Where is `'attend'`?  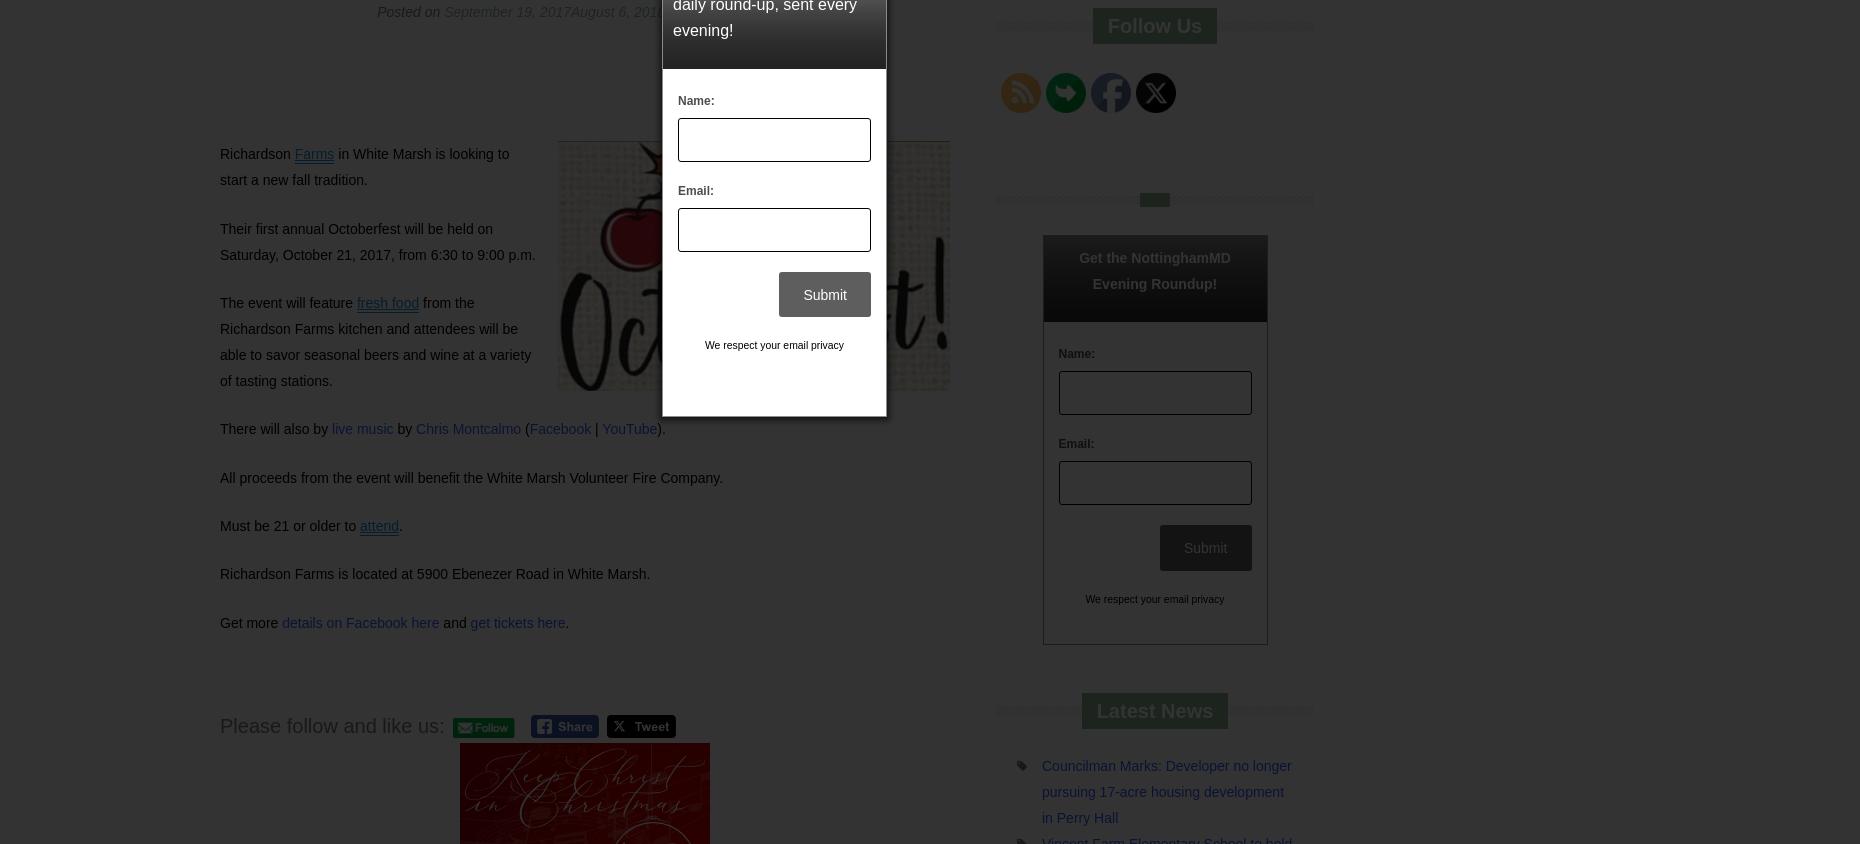 'attend' is located at coordinates (378, 524).